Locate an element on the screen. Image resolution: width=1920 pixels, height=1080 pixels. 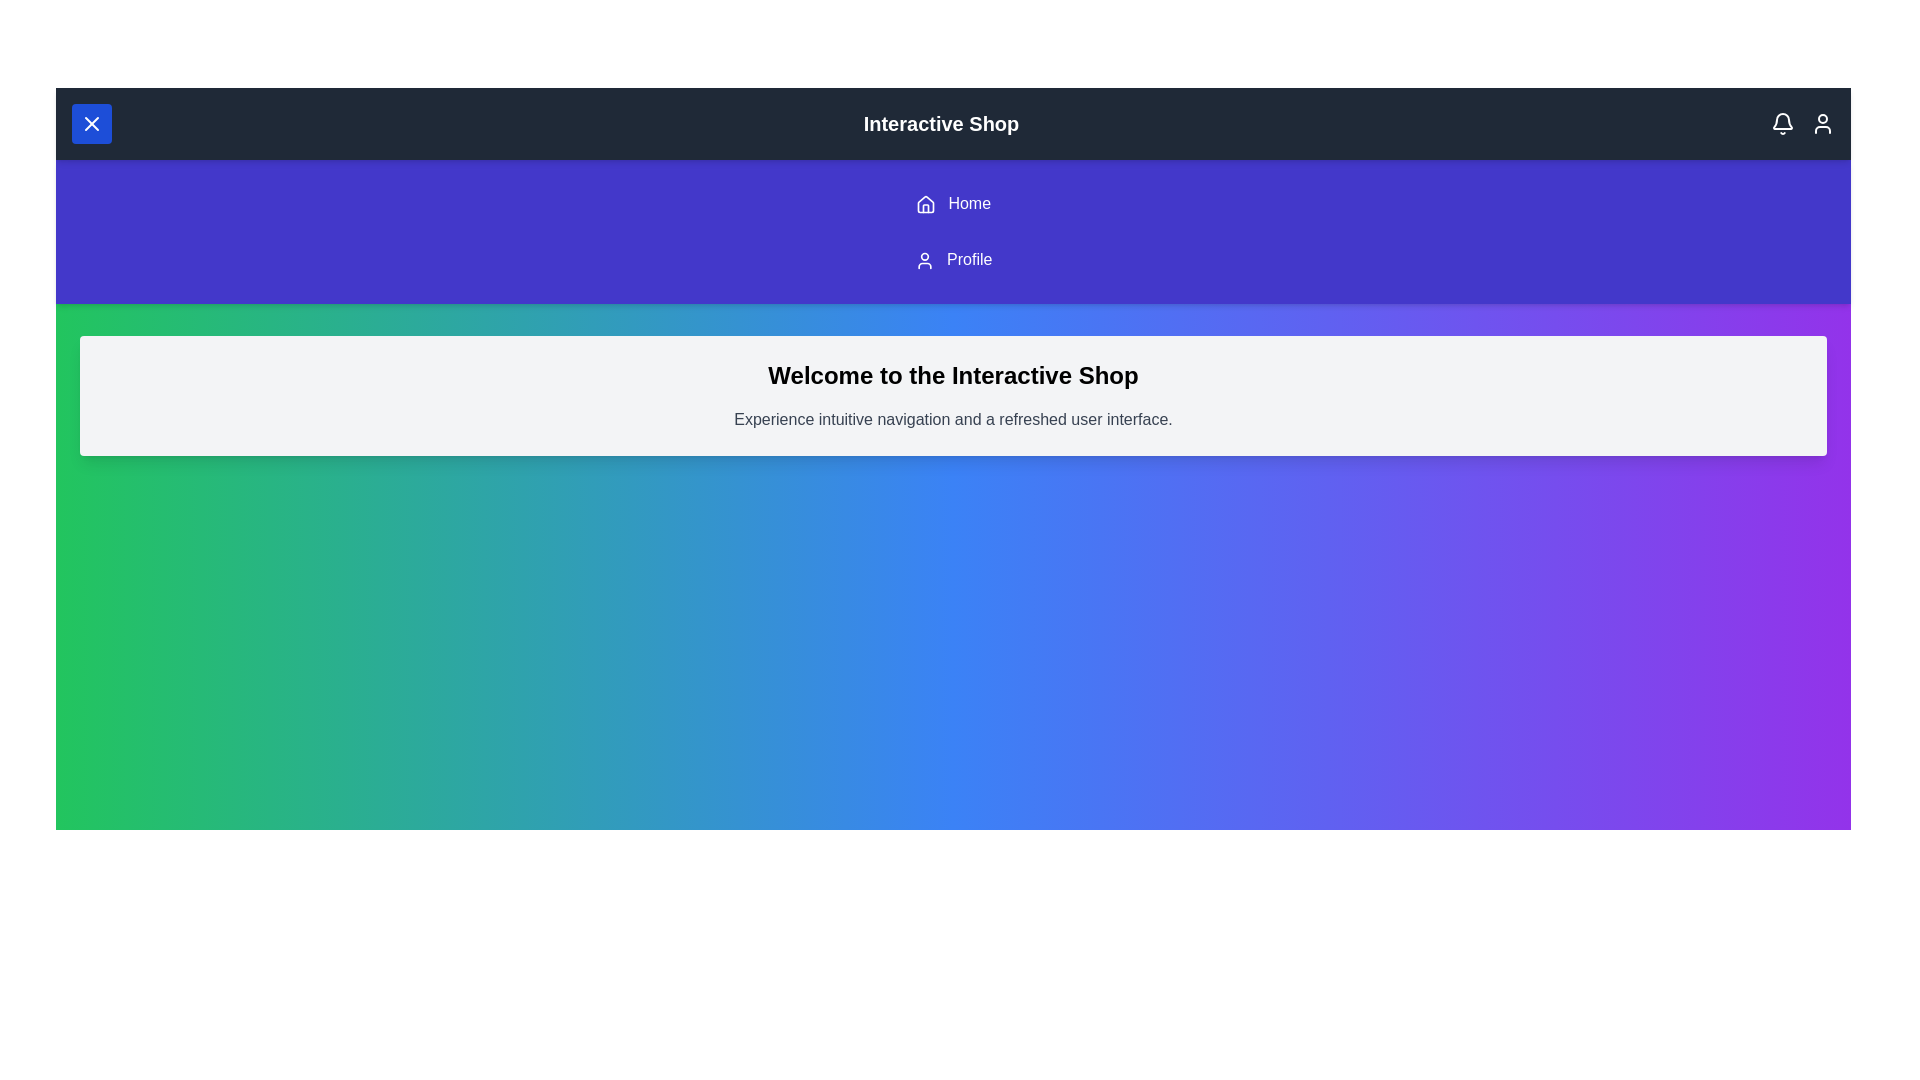
the user icon in the top-right corner of the app bar is located at coordinates (1823, 123).